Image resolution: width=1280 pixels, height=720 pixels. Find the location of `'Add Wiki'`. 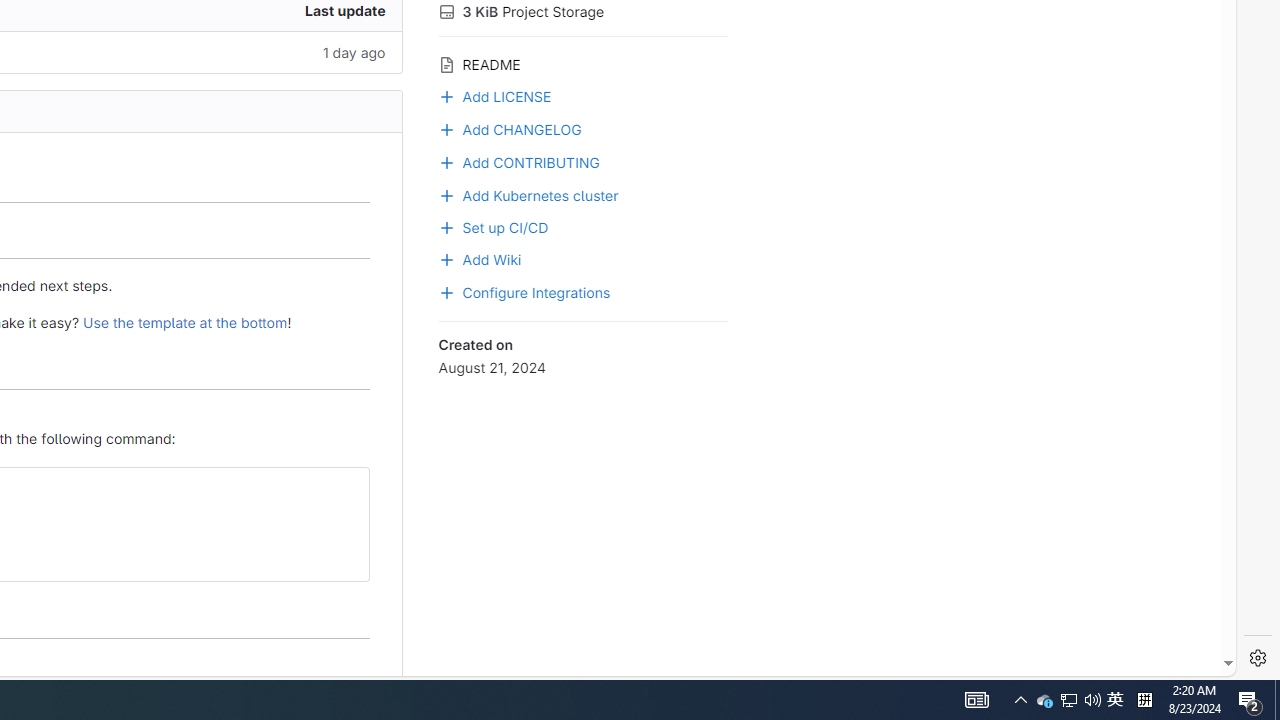

'Add Wiki' is located at coordinates (582, 257).